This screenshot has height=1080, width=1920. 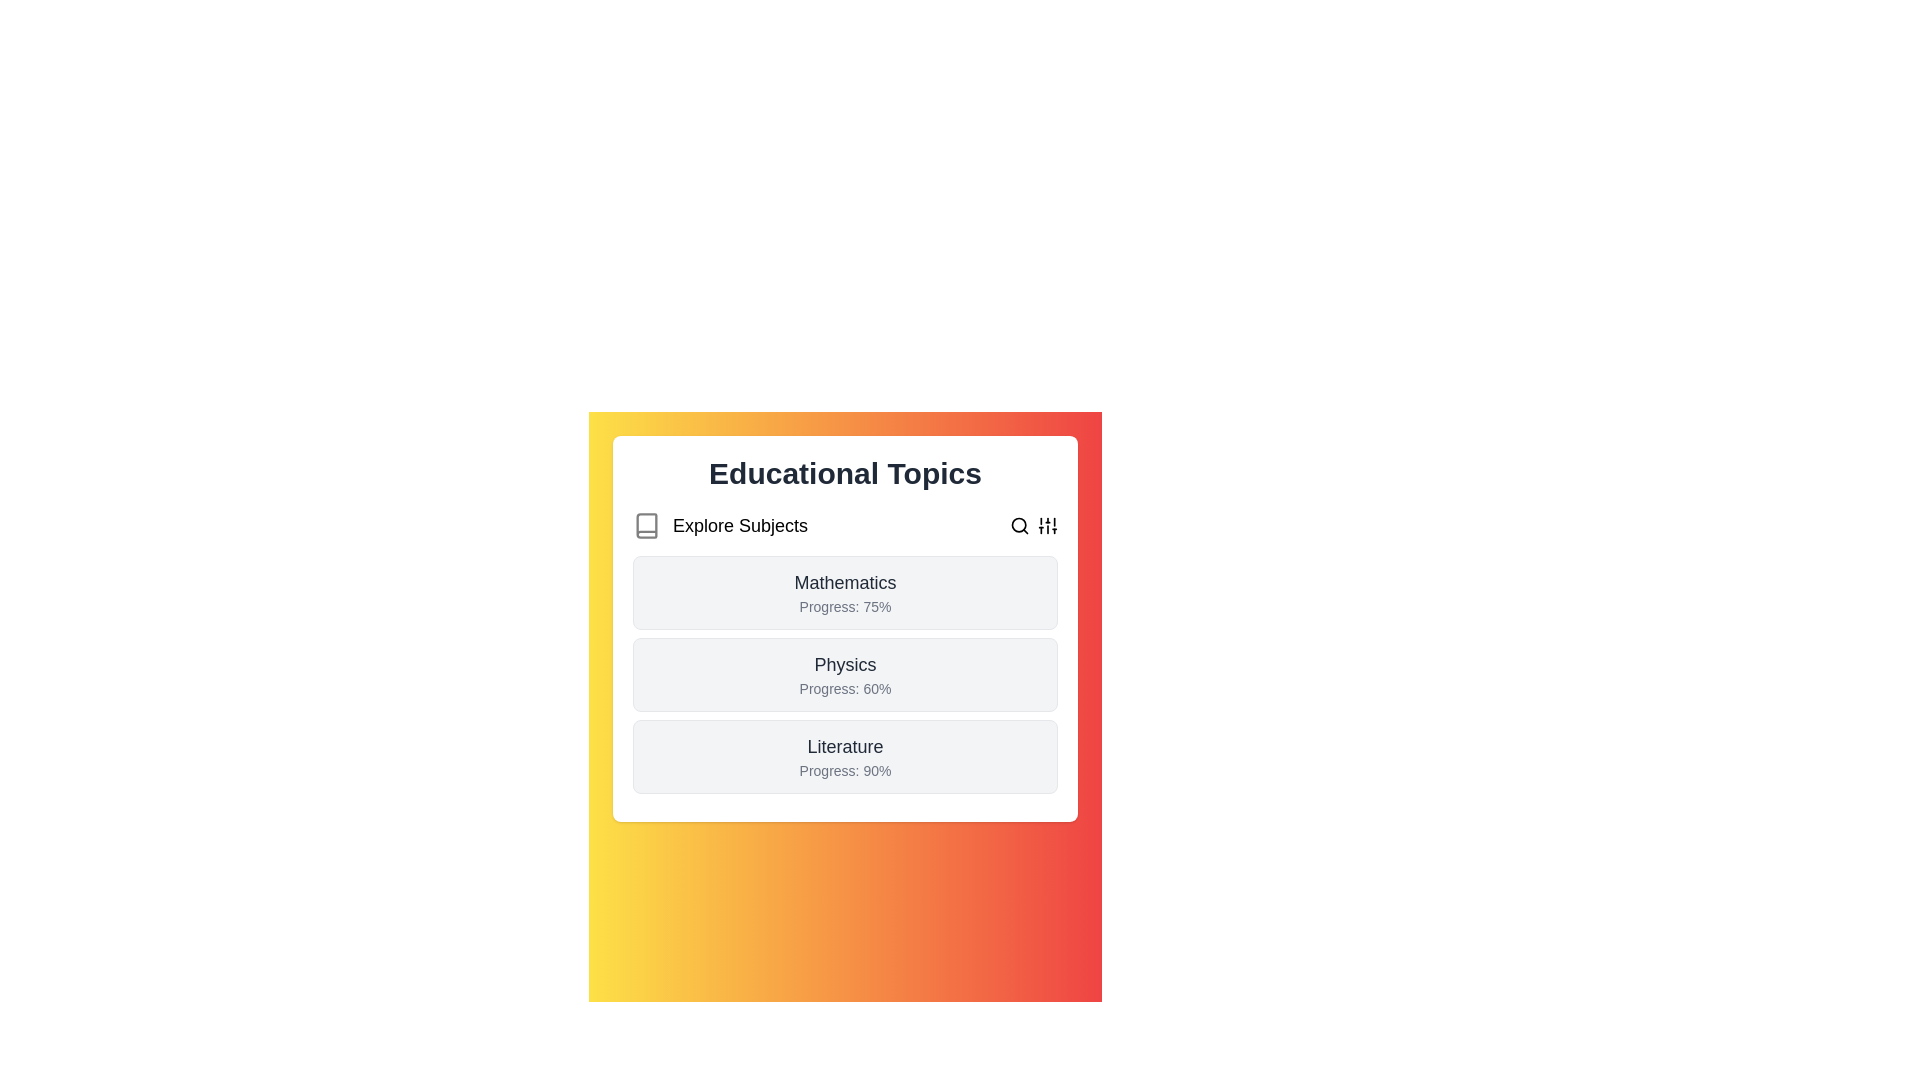 What do you see at coordinates (845, 675) in the screenshot?
I see `the list item corresponding to Physics` at bounding box center [845, 675].